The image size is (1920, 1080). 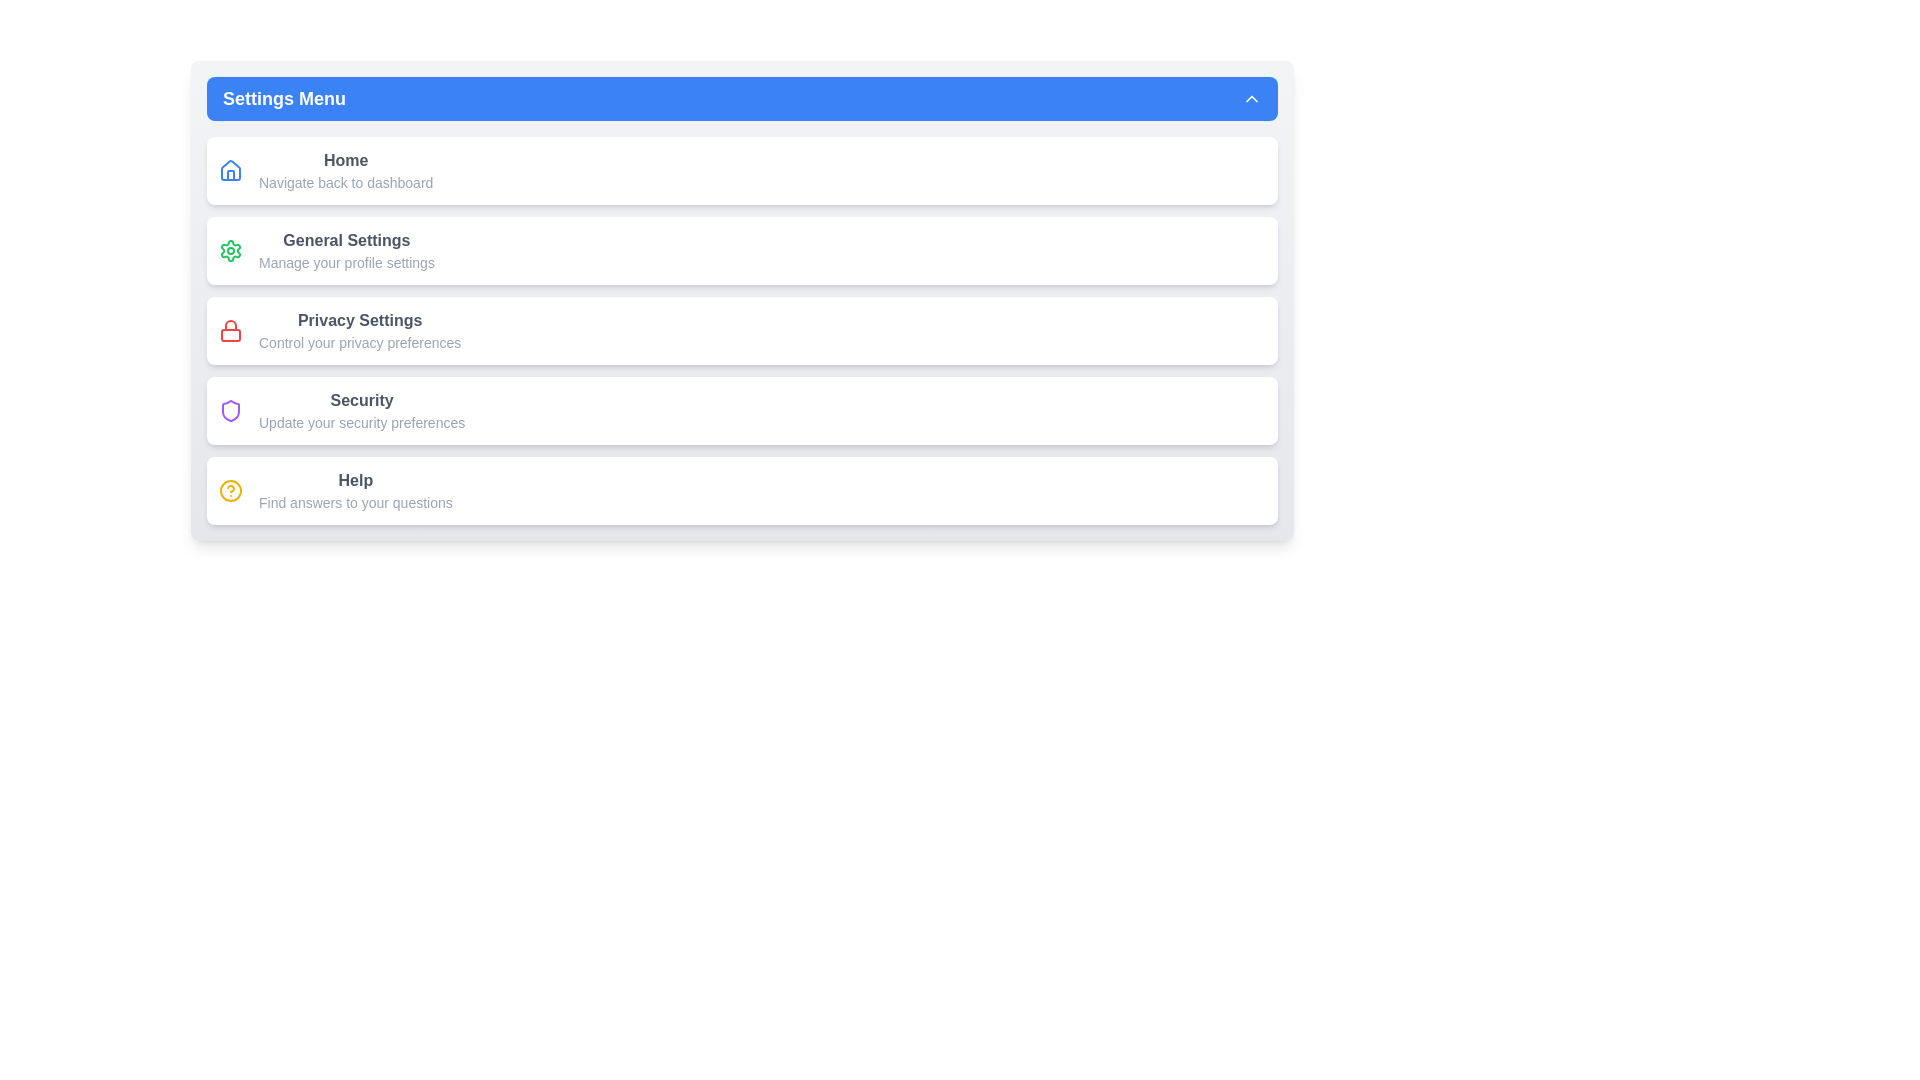 I want to click on the second item in the 'Settings Menu' navigational menu, which allows access to general profile settings, so click(x=346, y=249).